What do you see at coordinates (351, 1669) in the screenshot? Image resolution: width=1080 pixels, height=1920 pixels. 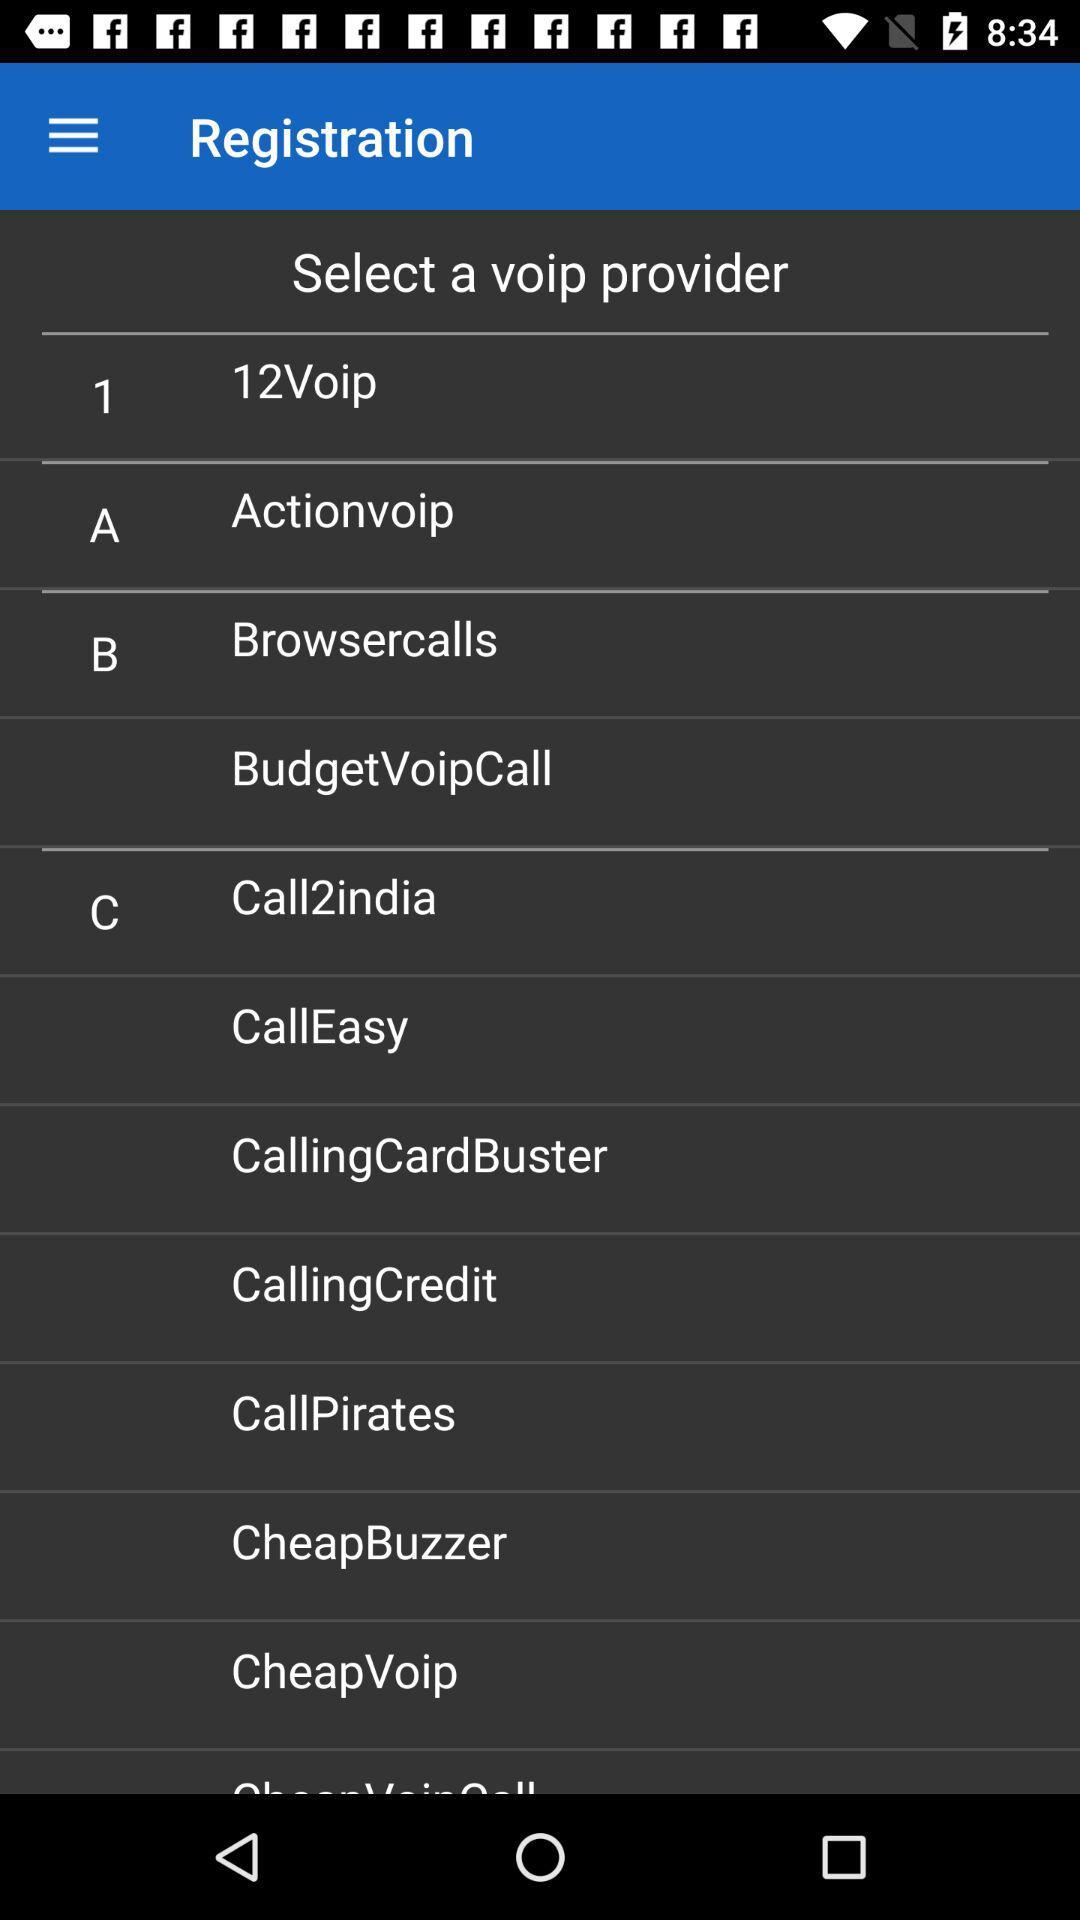 I see `cheapvoip` at bounding box center [351, 1669].